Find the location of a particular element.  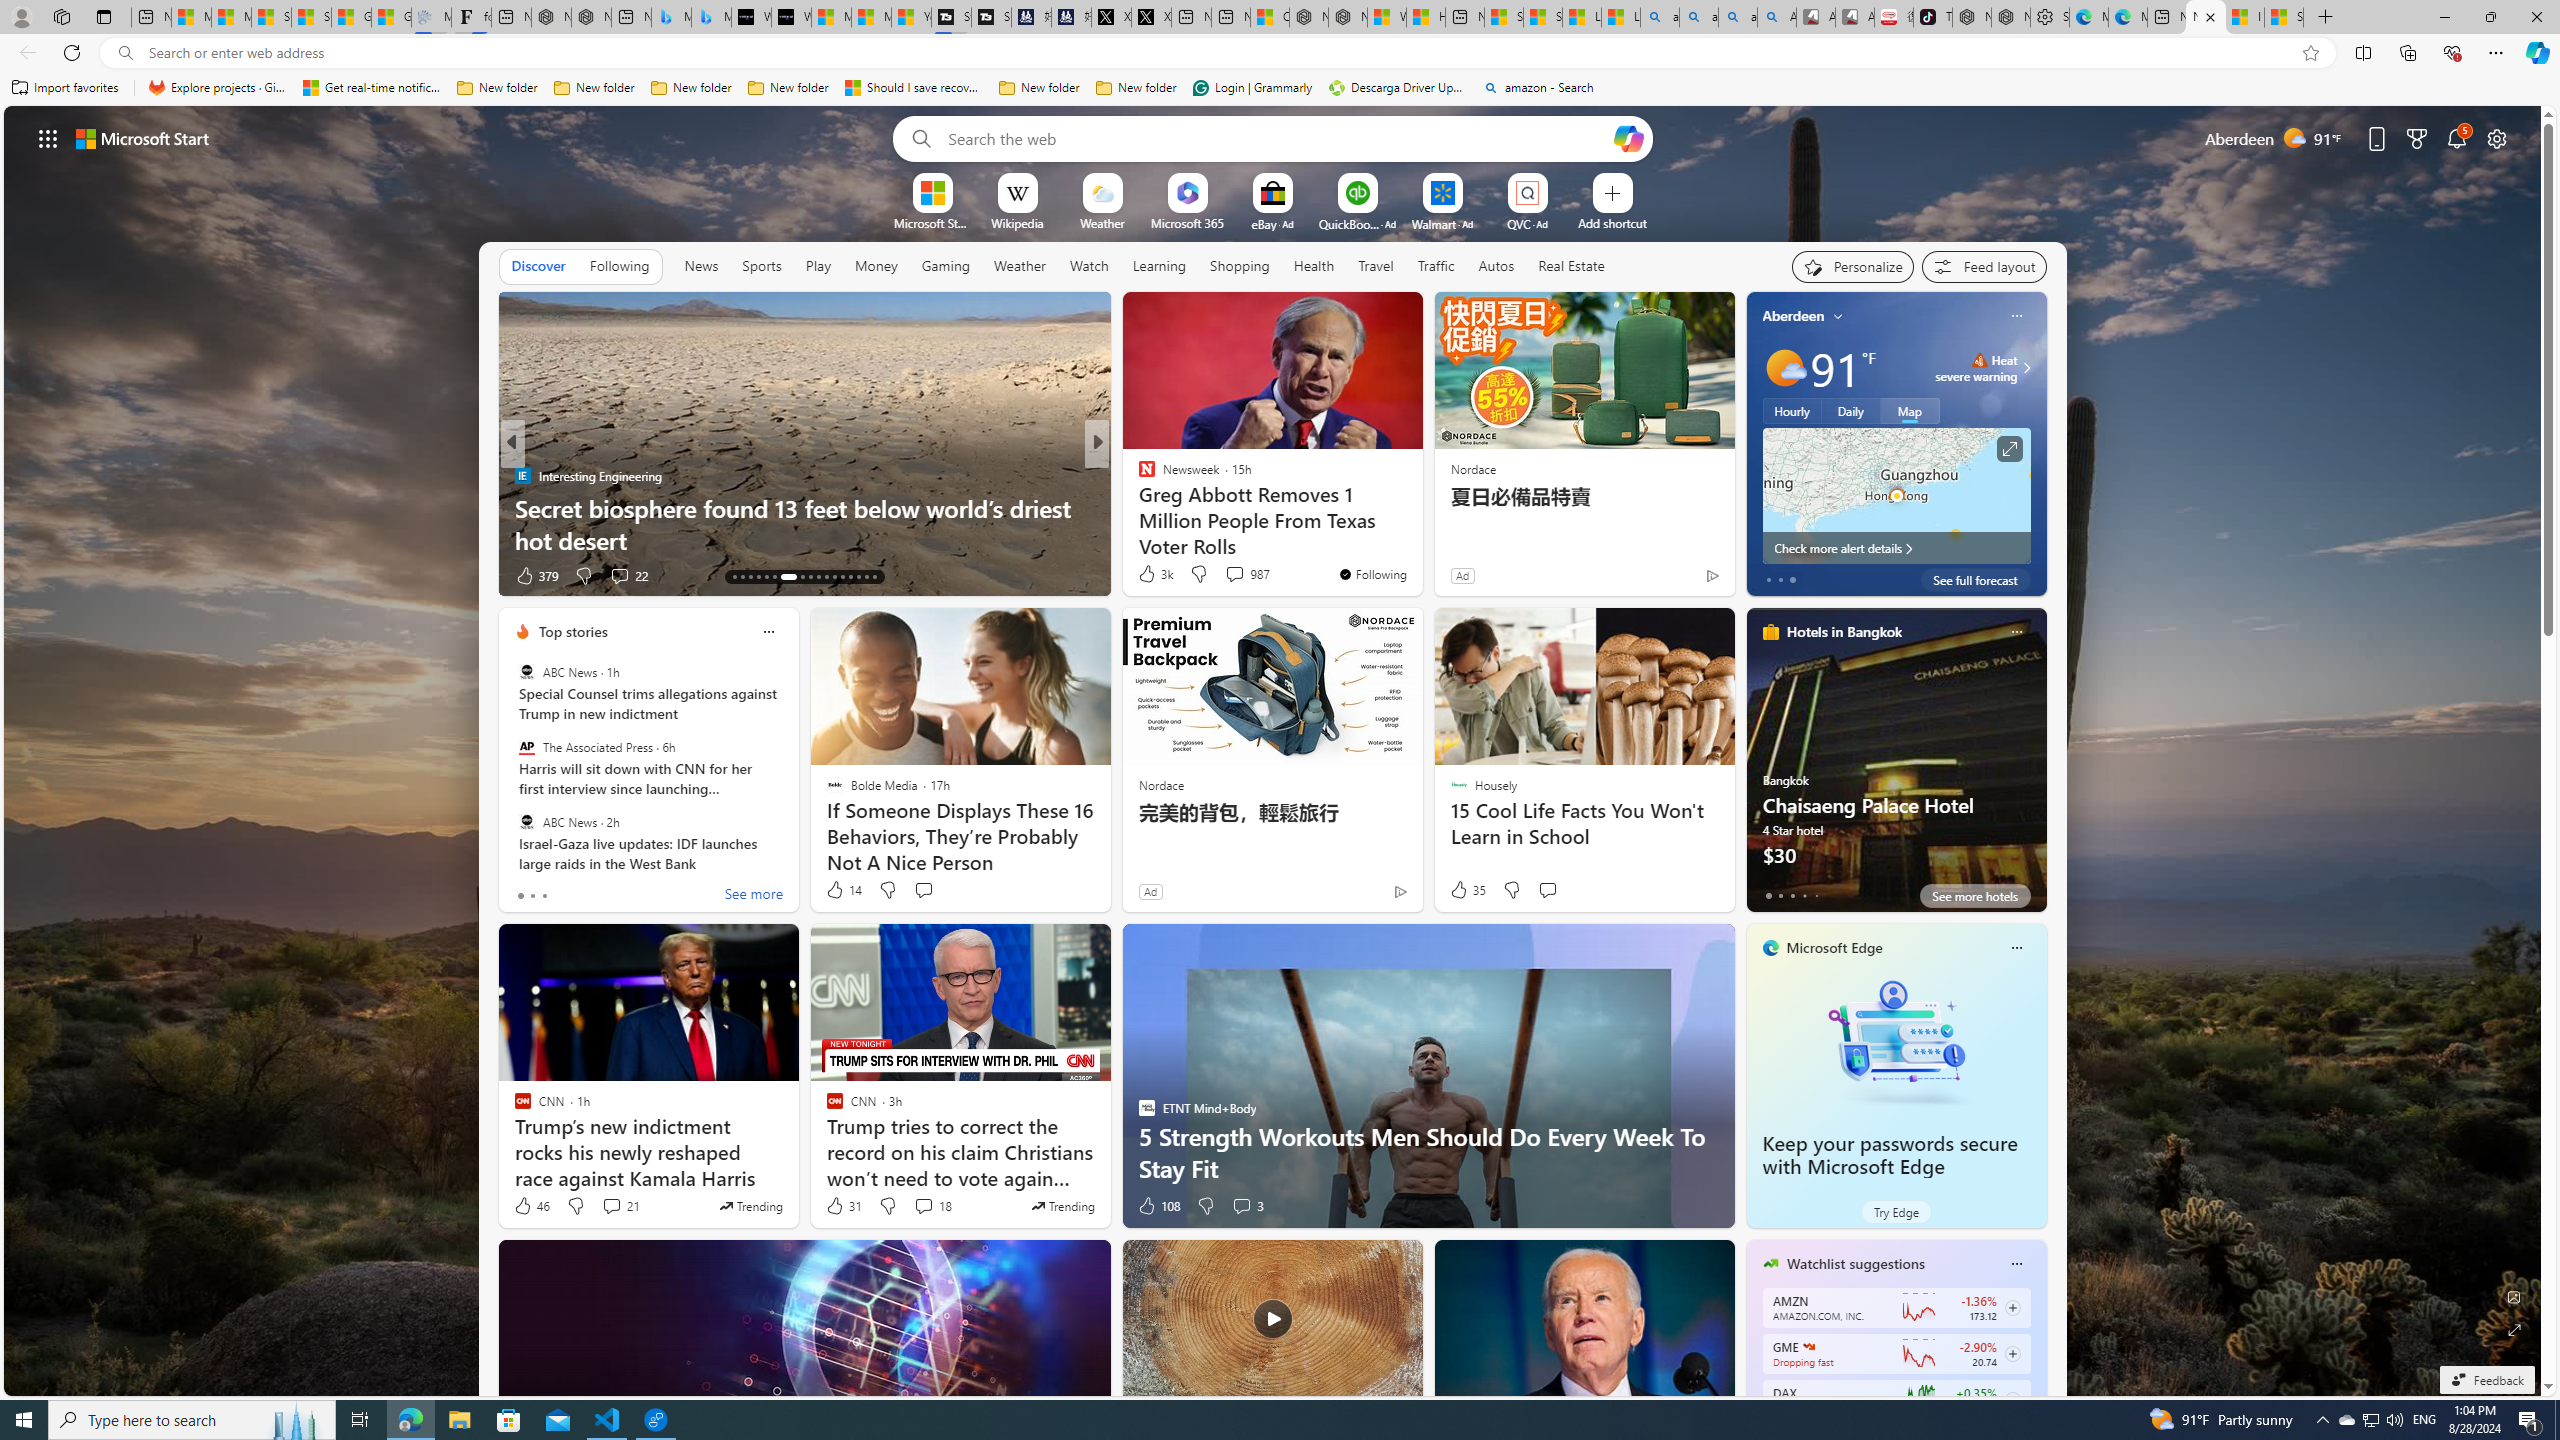

'View comments 174 Comment' is located at coordinates (1235, 574).